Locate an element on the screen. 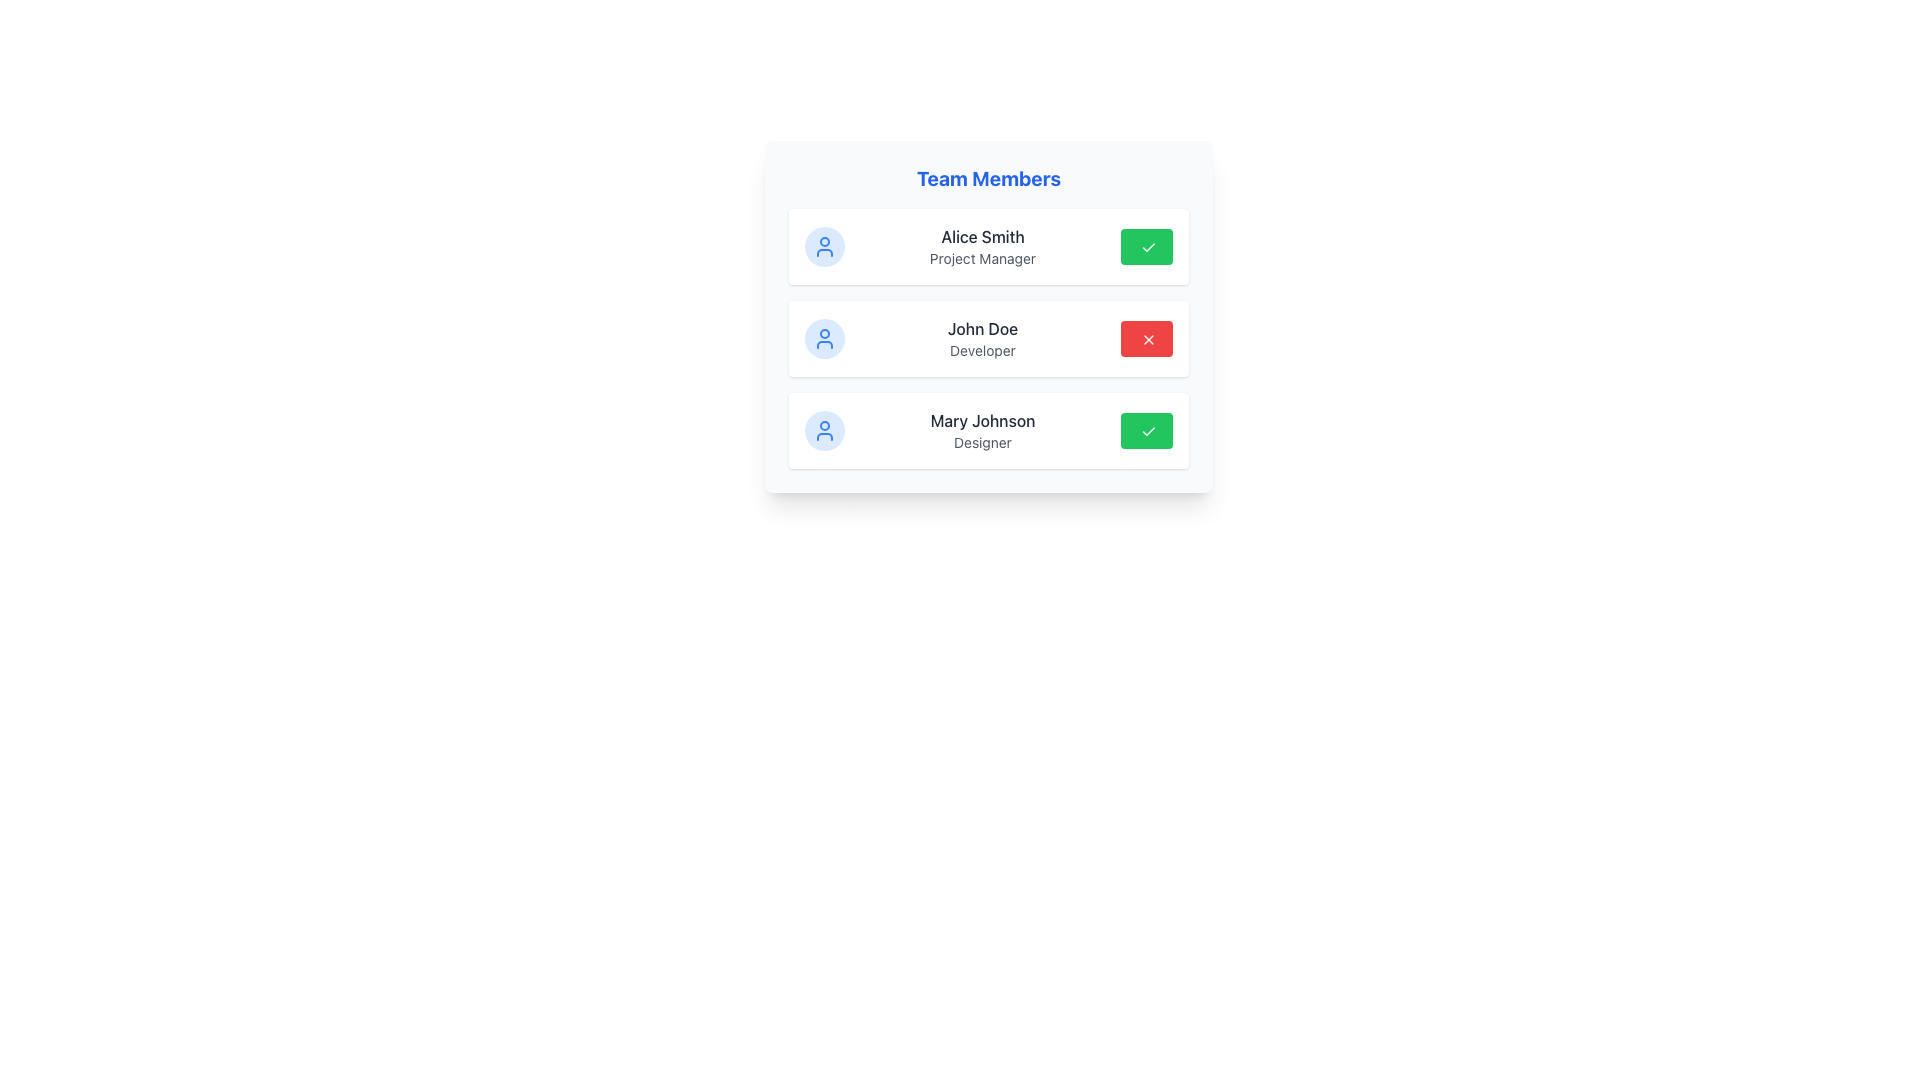 The height and width of the screenshot is (1080, 1920). the text label displaying 'John Doe' in the 'Team Members' section, which is centrally located in the second row of the list is located at coordinates (983, 327).